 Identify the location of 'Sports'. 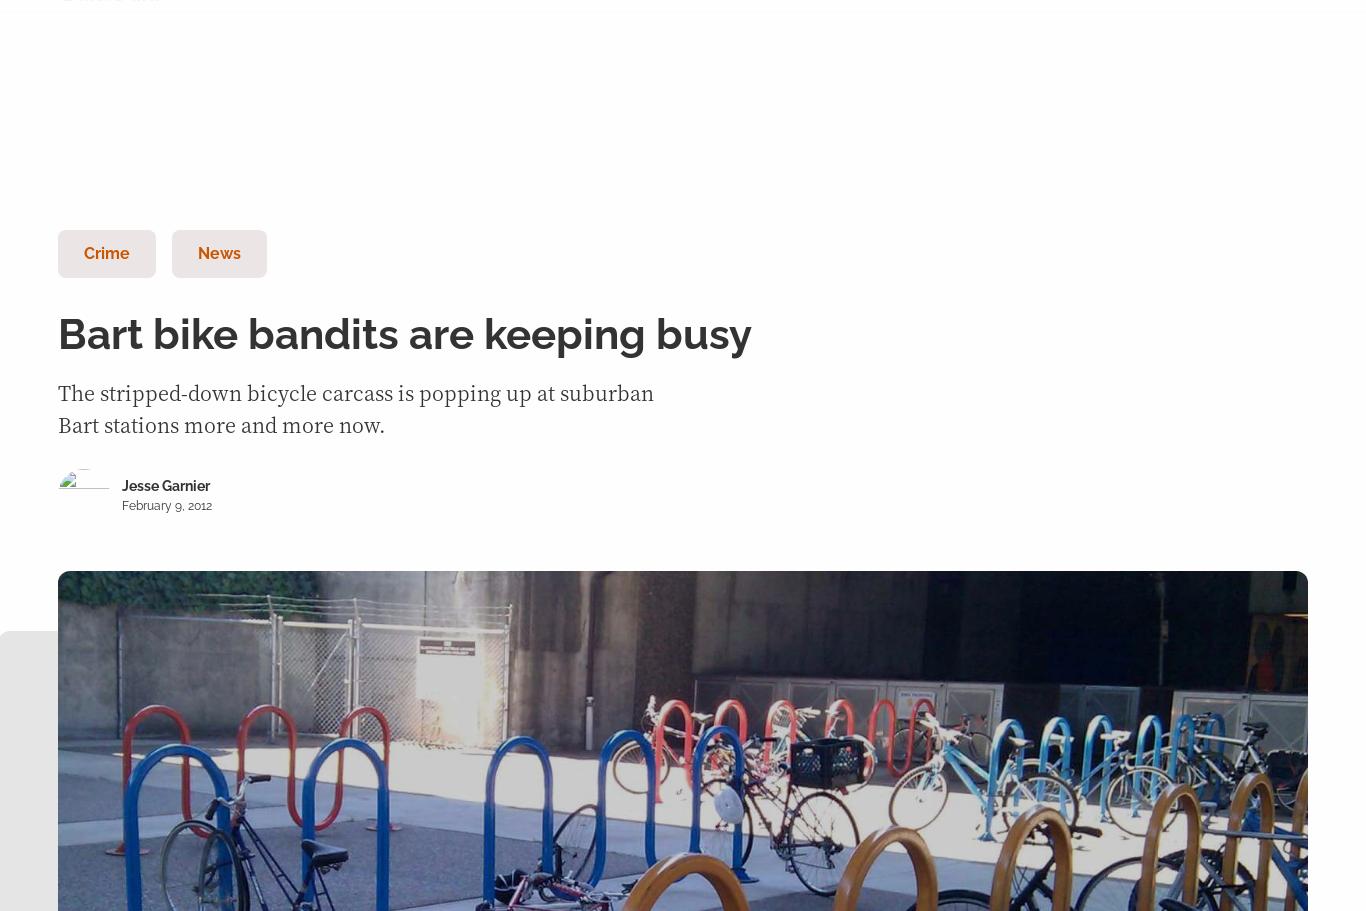
(604, 277).